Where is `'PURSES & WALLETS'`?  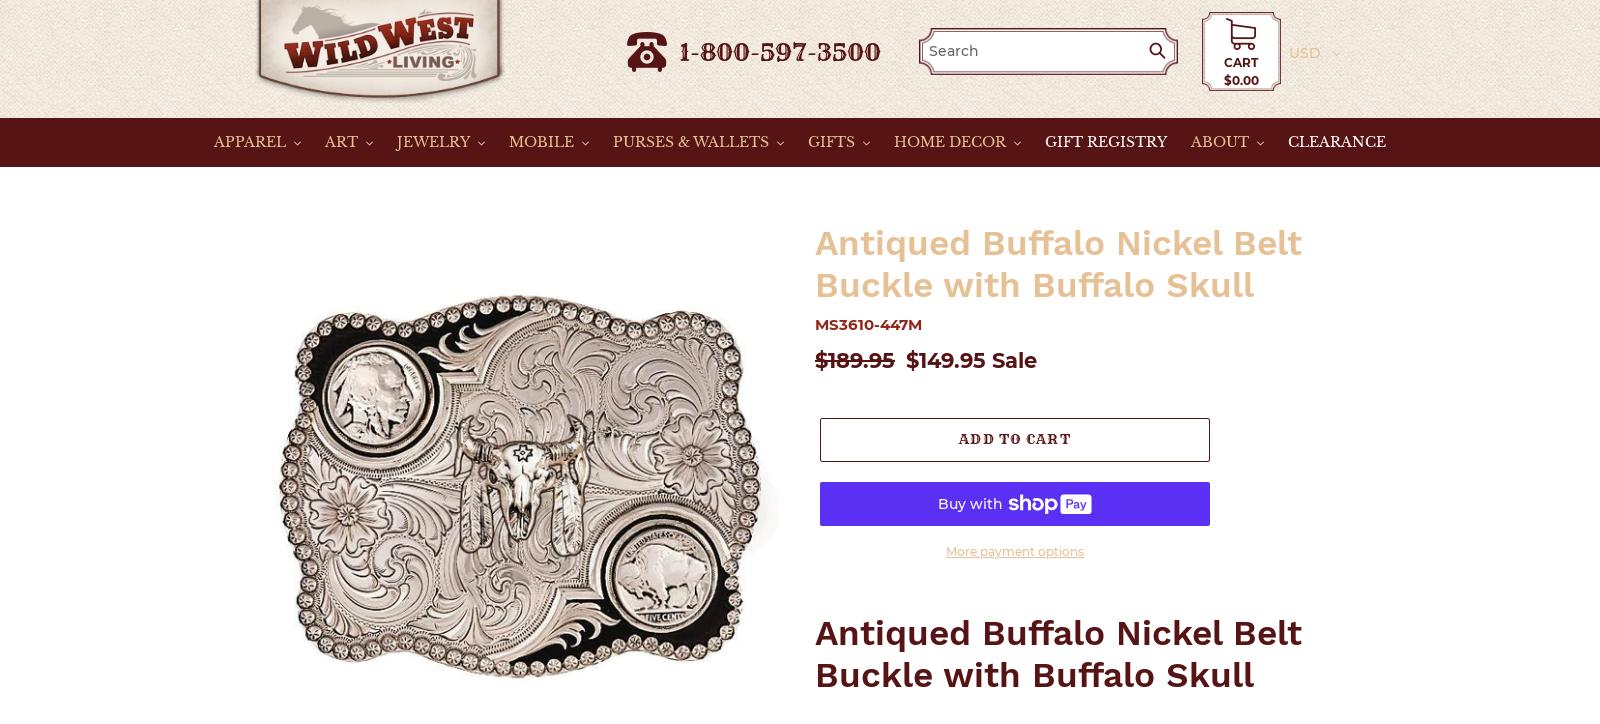
'PURSES & WALLETS' is located at coordinates (691, 140).